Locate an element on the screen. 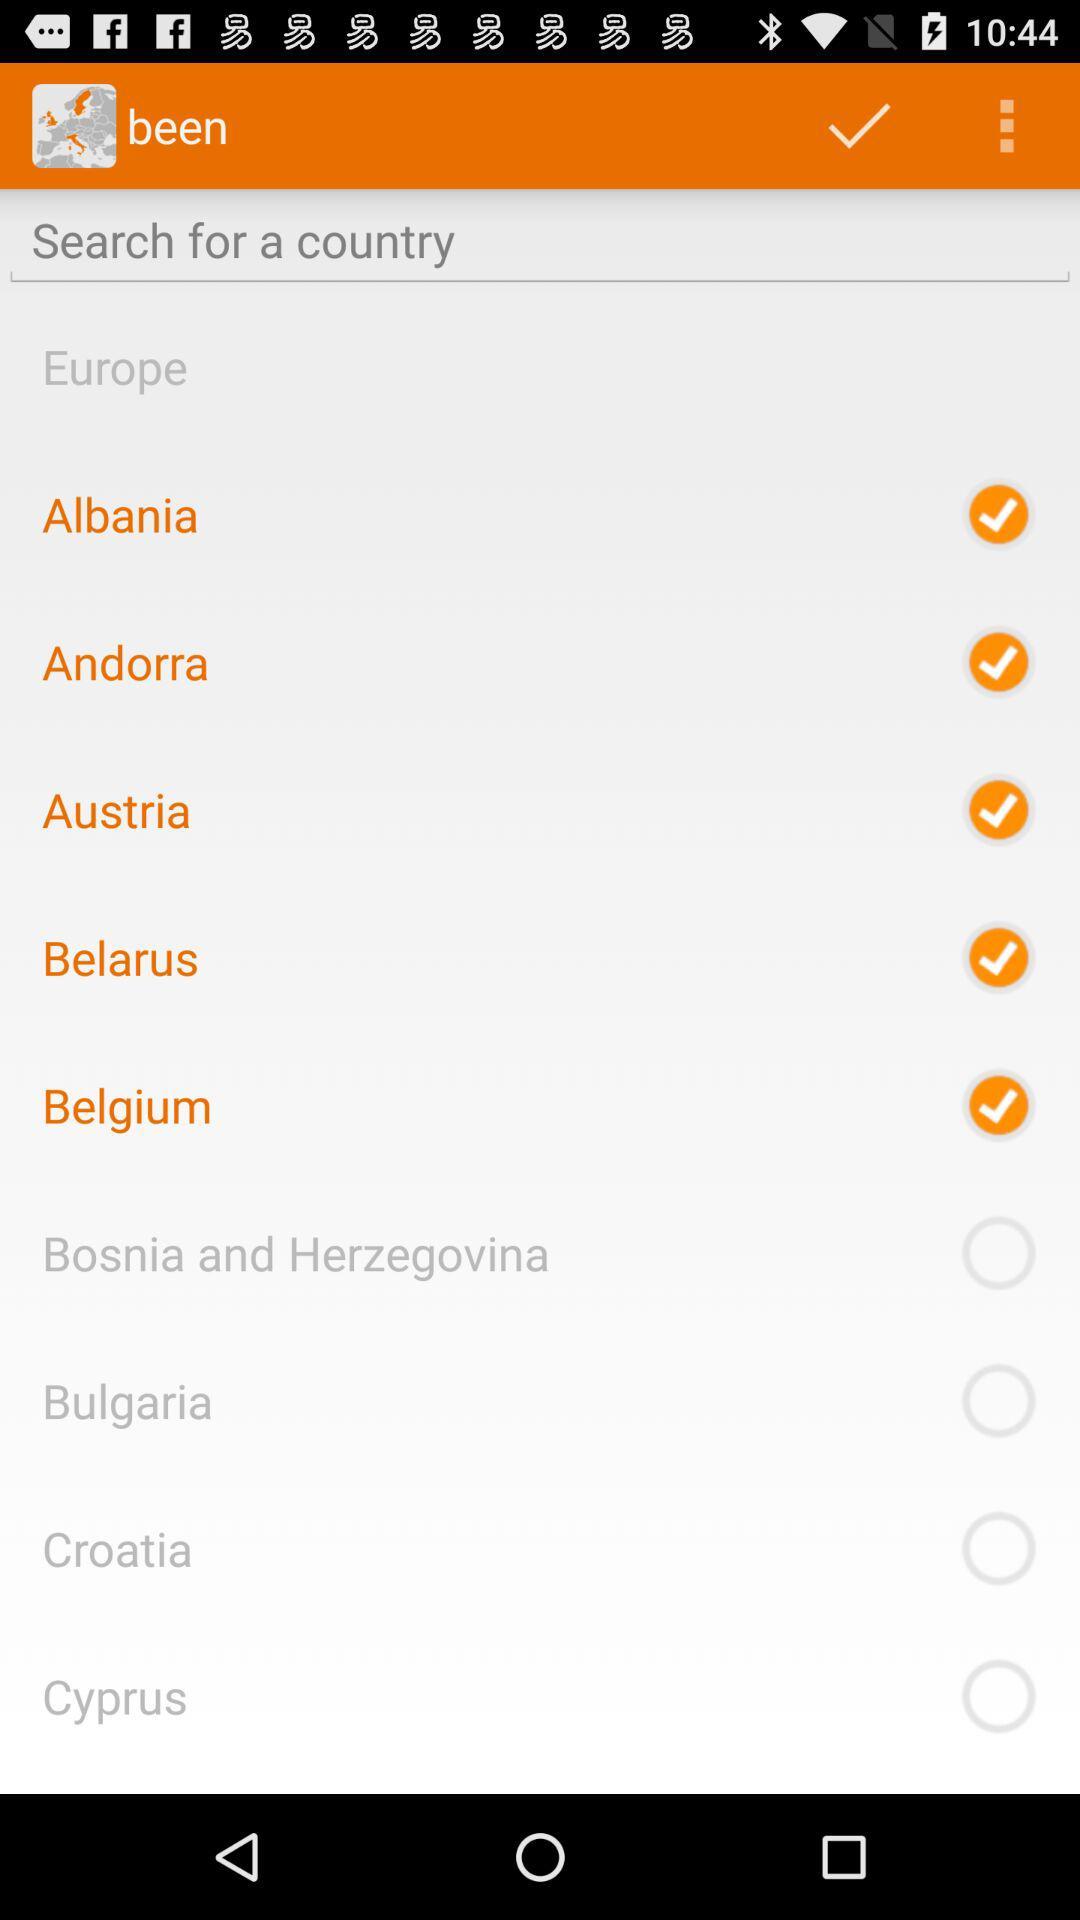 This screenshot has height=1920, width=1080. the item above belarus icon is located at coordinates (116, 809).